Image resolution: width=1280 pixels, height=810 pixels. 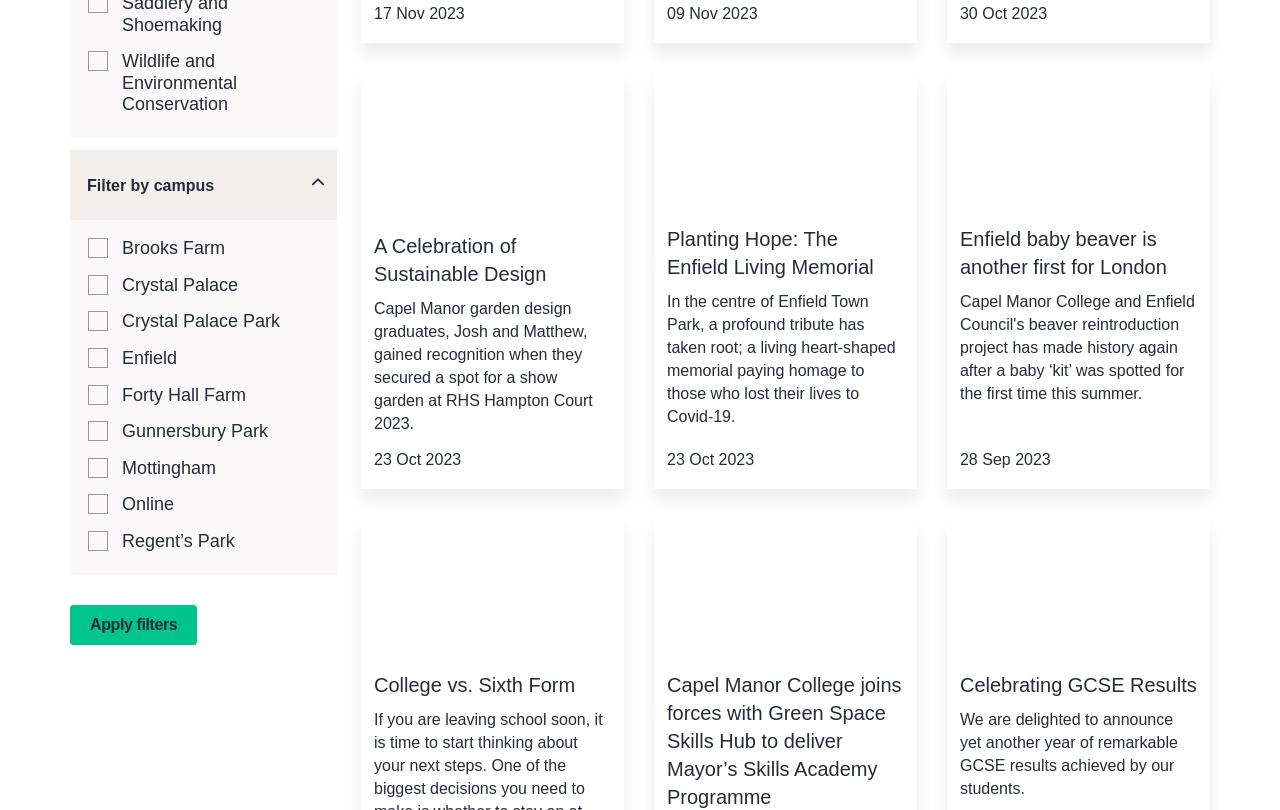 What do you see at coordinates (194, 431) in the screenshot?
I see `'Gunnersbury Park'` at bounding box center [194, 431].